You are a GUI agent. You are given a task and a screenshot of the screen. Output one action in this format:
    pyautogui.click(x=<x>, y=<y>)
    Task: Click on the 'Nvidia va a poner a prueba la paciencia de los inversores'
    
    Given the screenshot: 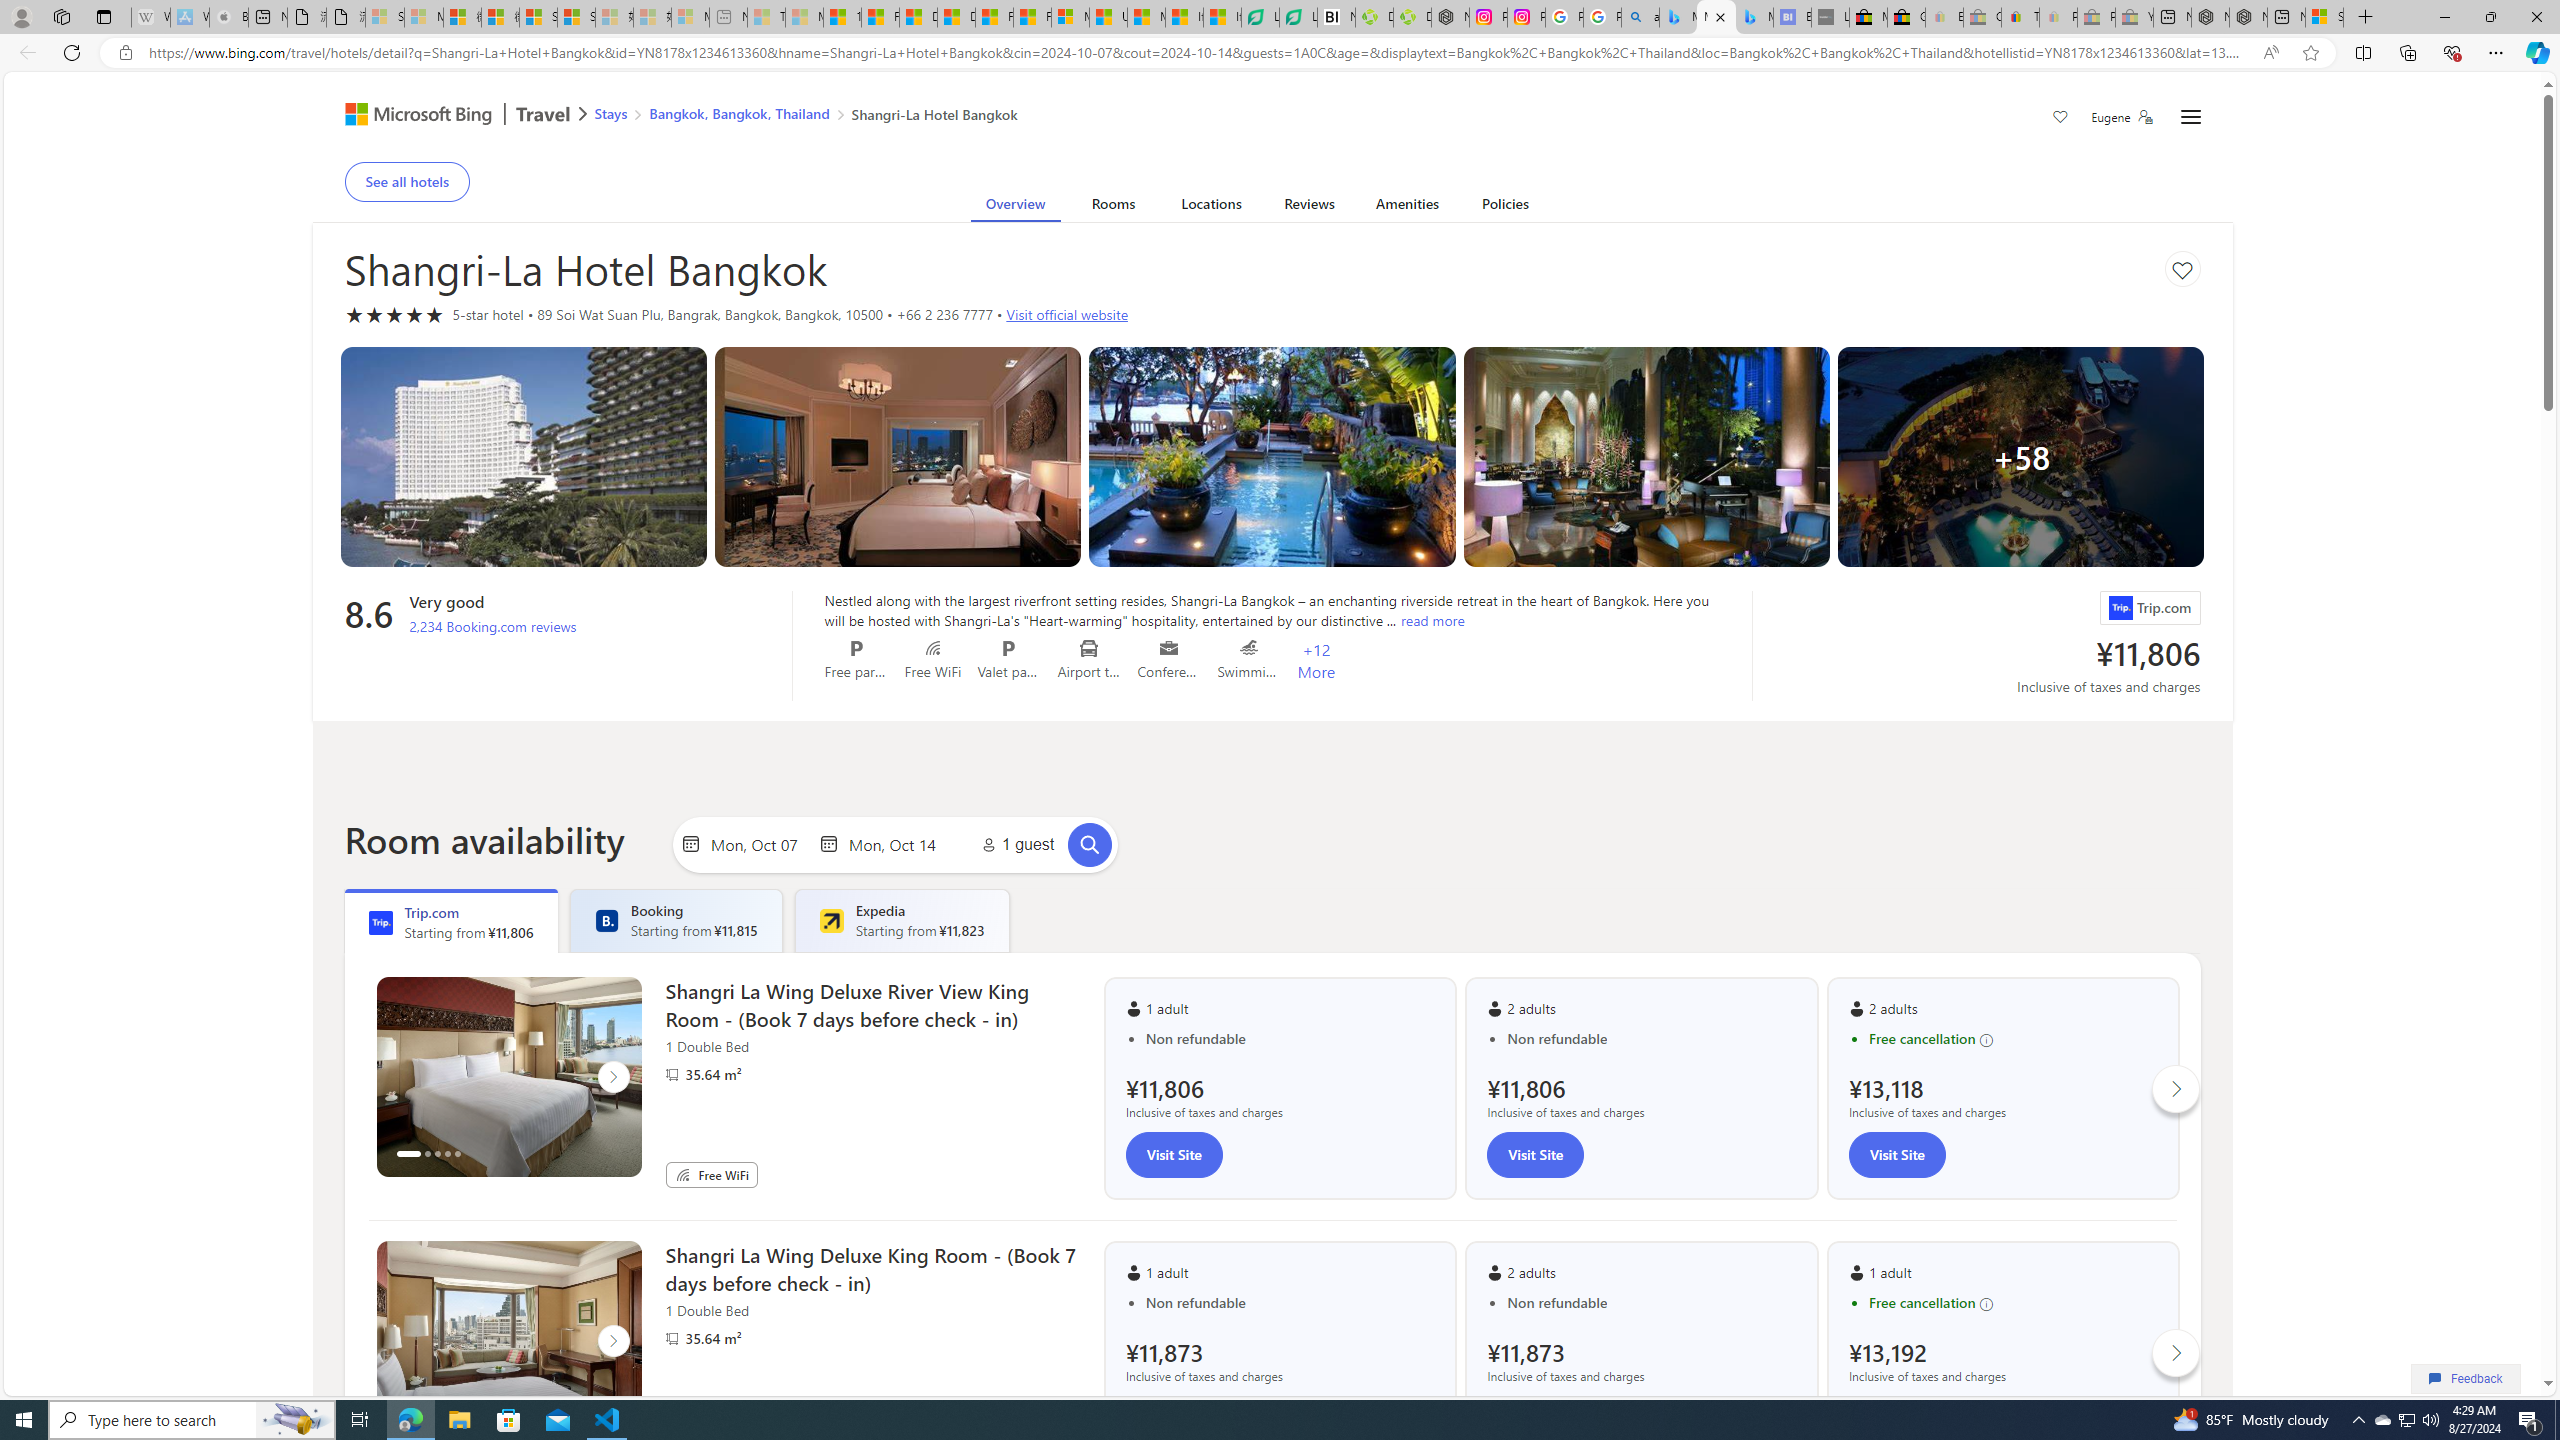 What is the action you would take?
    pyautogui.click(x=1336, y=16)
    